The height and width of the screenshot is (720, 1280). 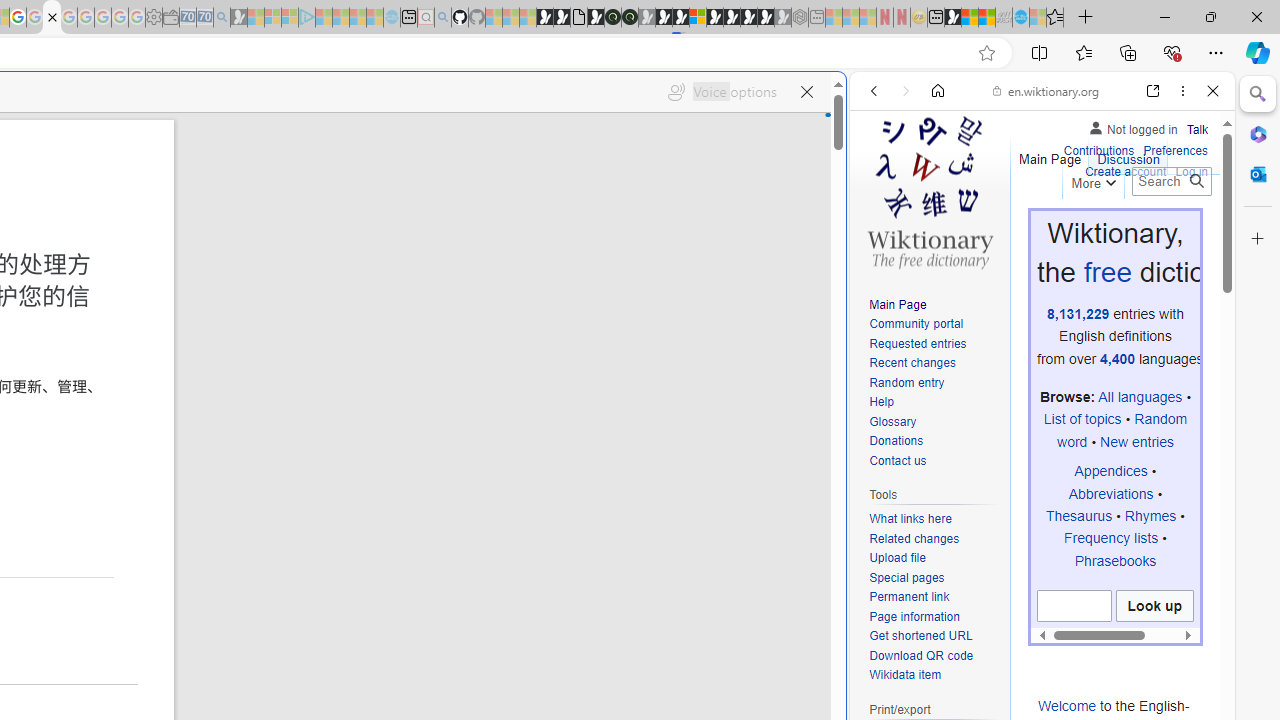 I want to click on 'Download QR code', so click(x=934, y=656).